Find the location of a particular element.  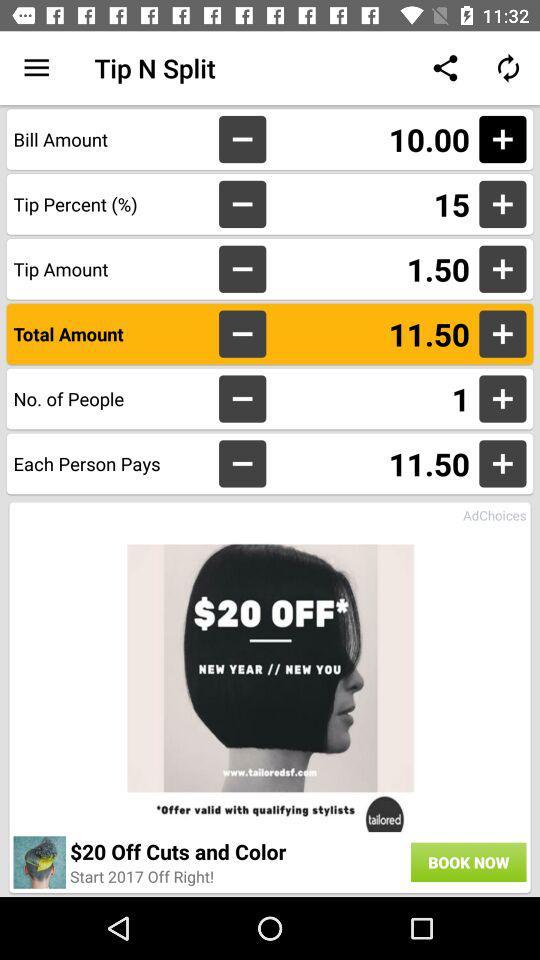

item above bill amount item is located at coordinates (36, 68).